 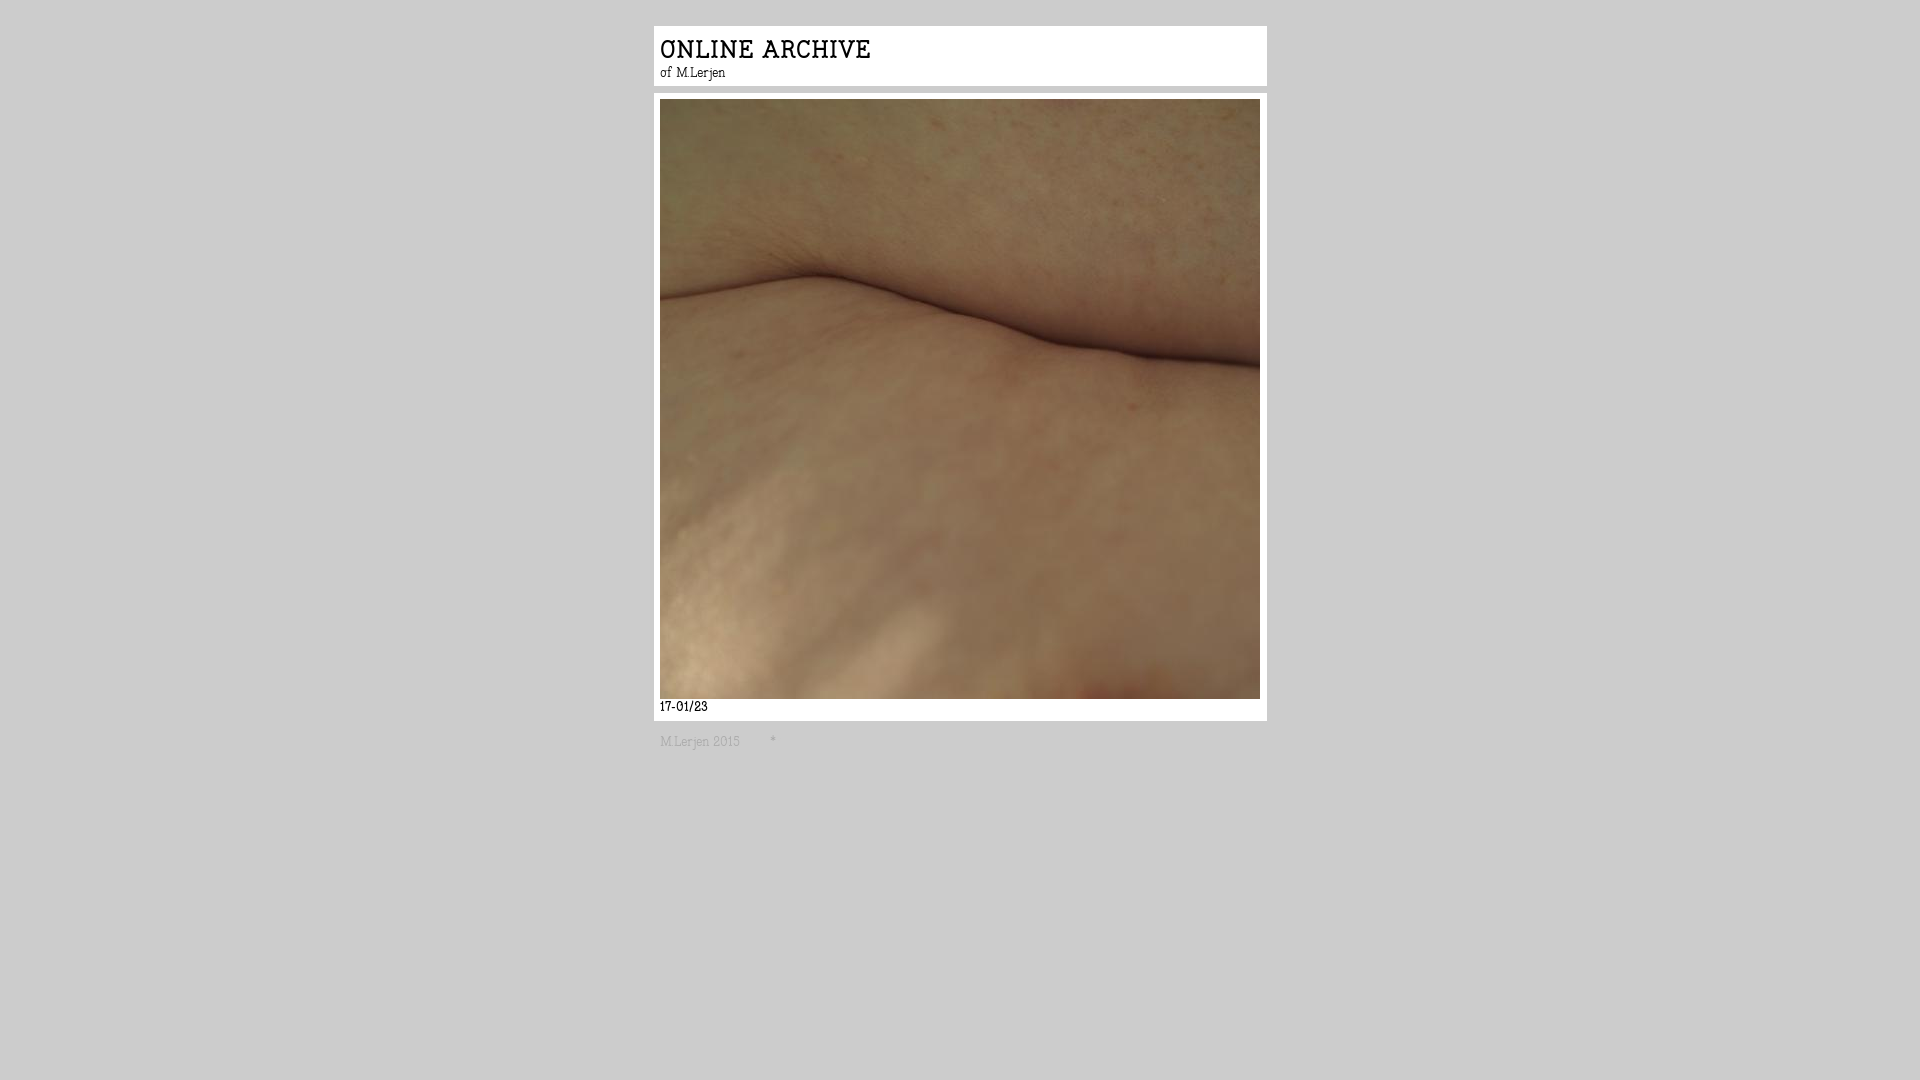 I want to click on '*', so click(x=775, y=741).